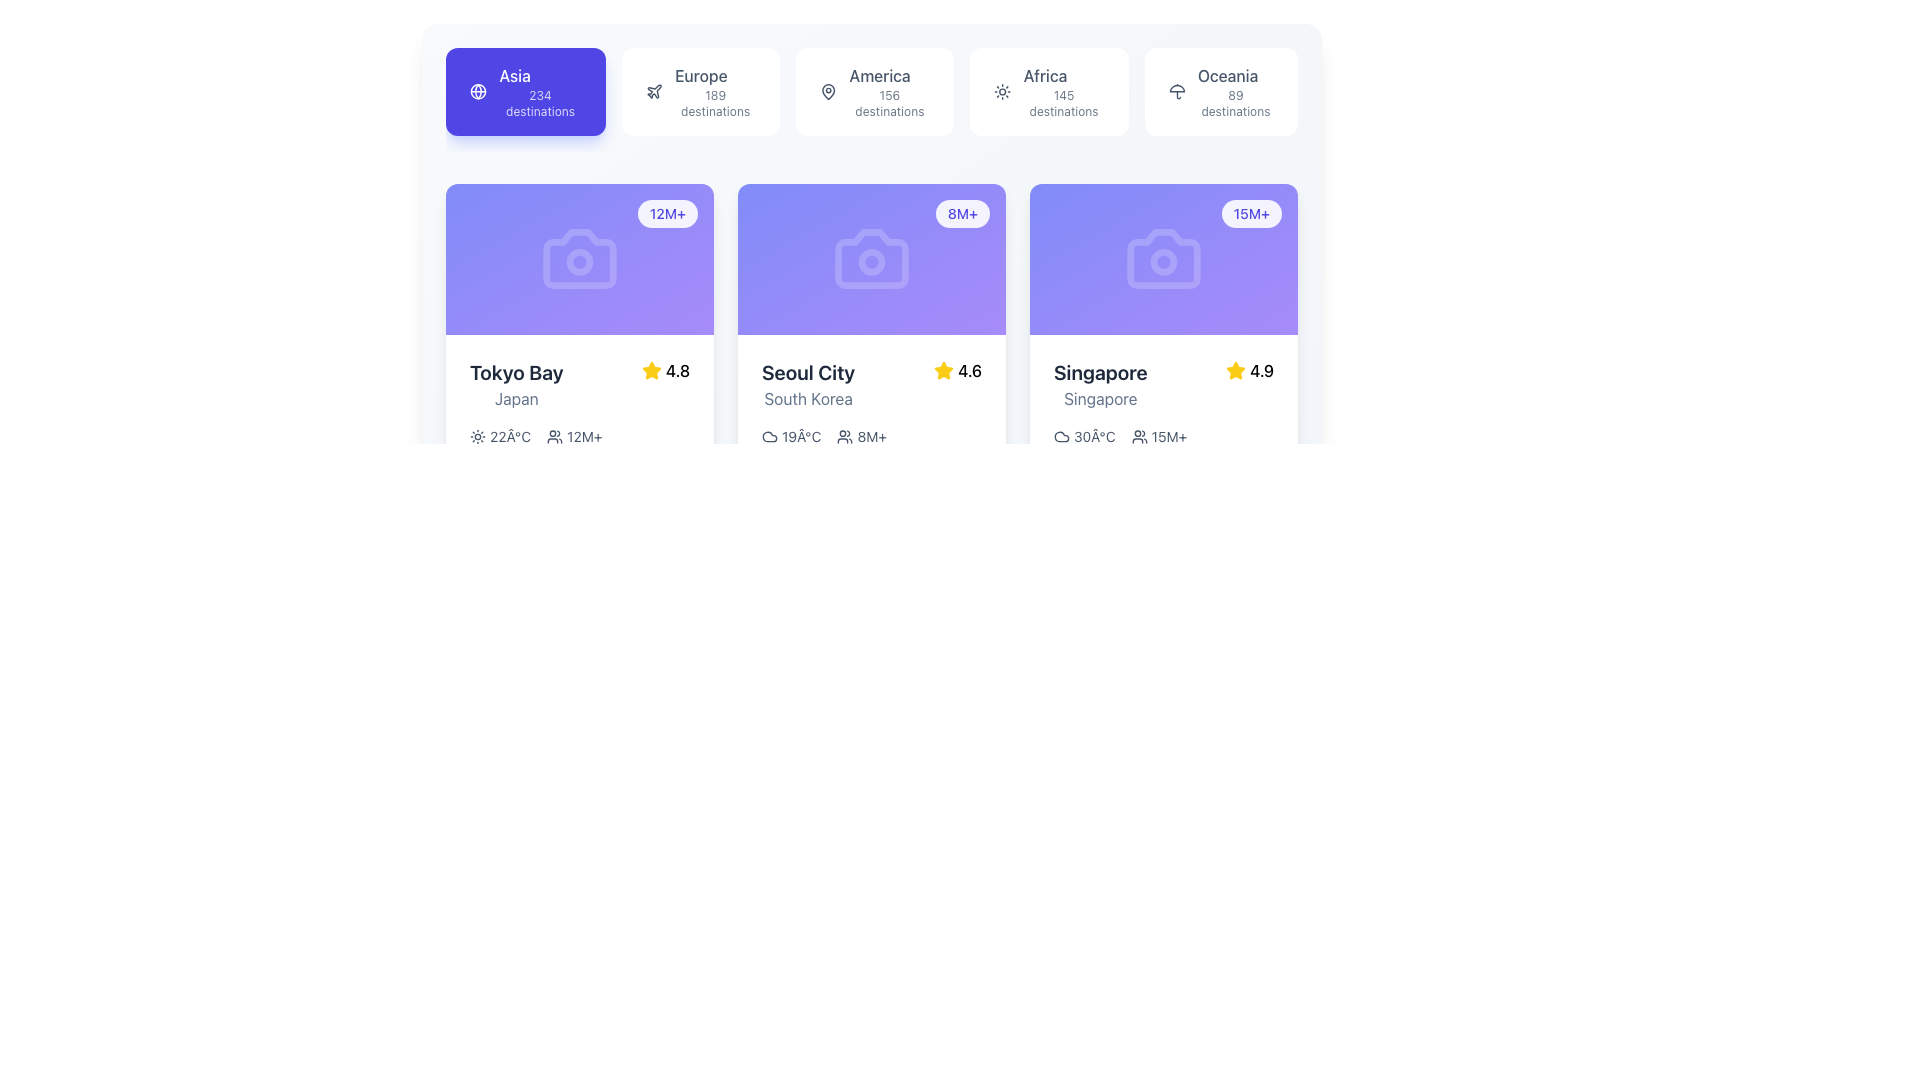 The image size is (1920, 1080). I want to click on the text label displaying '8M+' which represents a user count, located in the lower portion of the 'Seoul City' tile, to the right of a user silhouette icon, so click(872, 435).